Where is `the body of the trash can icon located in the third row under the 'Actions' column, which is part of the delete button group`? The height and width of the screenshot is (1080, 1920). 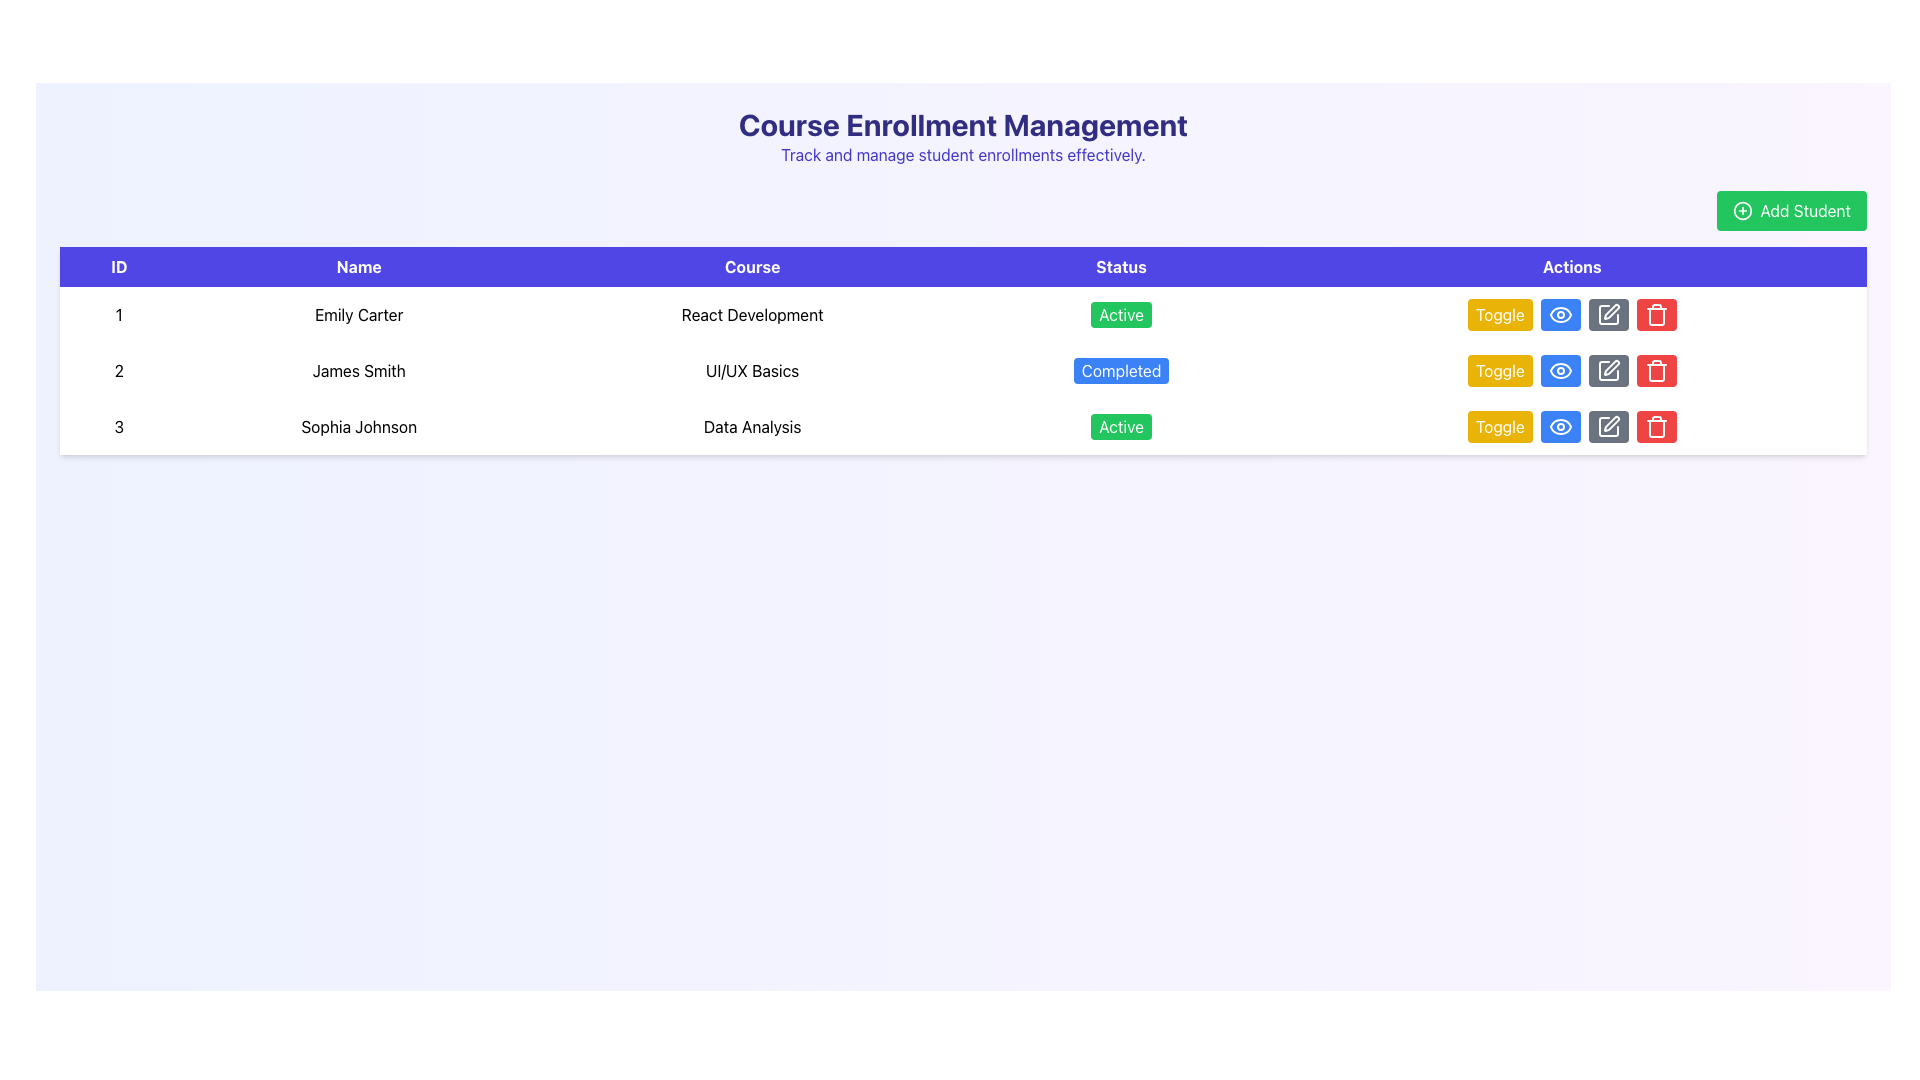 the body of the trash can icon located in the third row under the 'Actions' column, which is part of the delete button group is located at coordinates (1656, 427).